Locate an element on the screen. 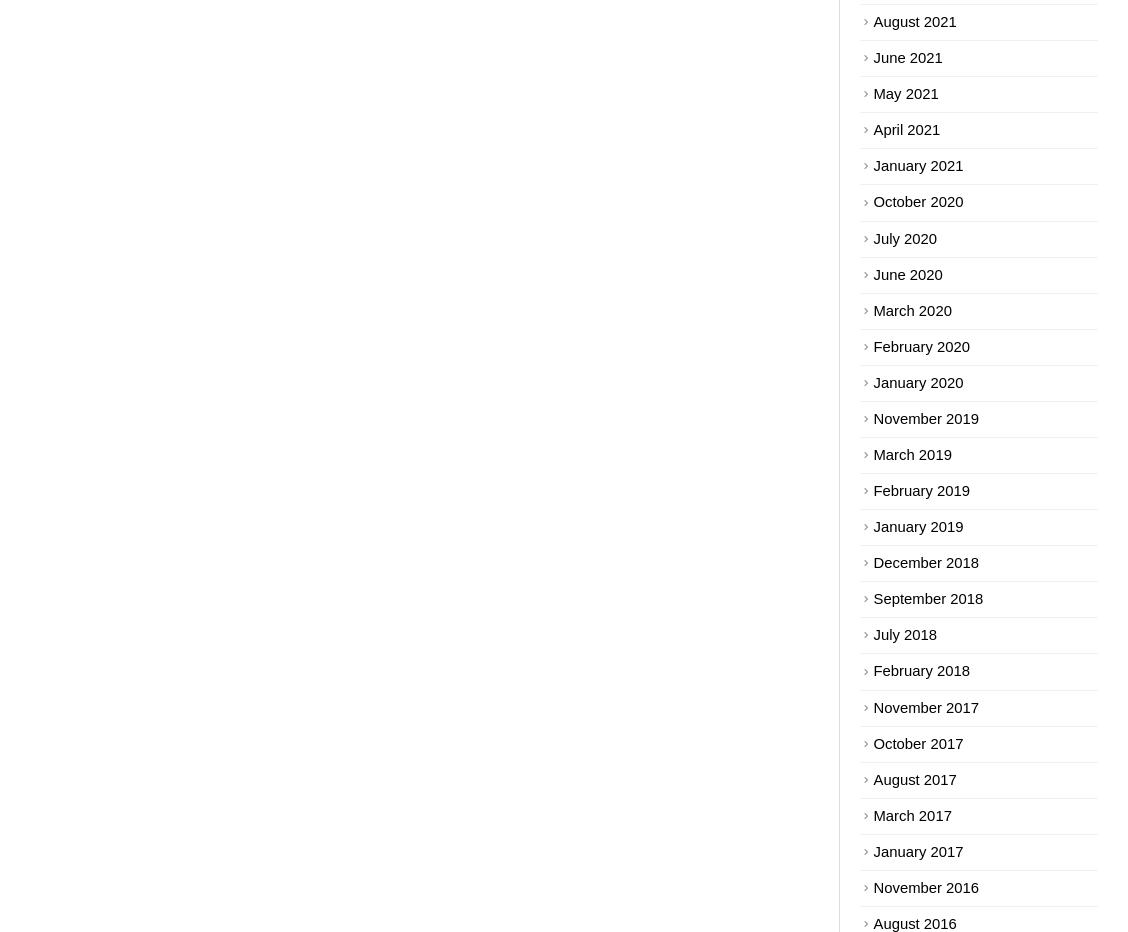  'March 2019' is located at coordinates (910, 455).